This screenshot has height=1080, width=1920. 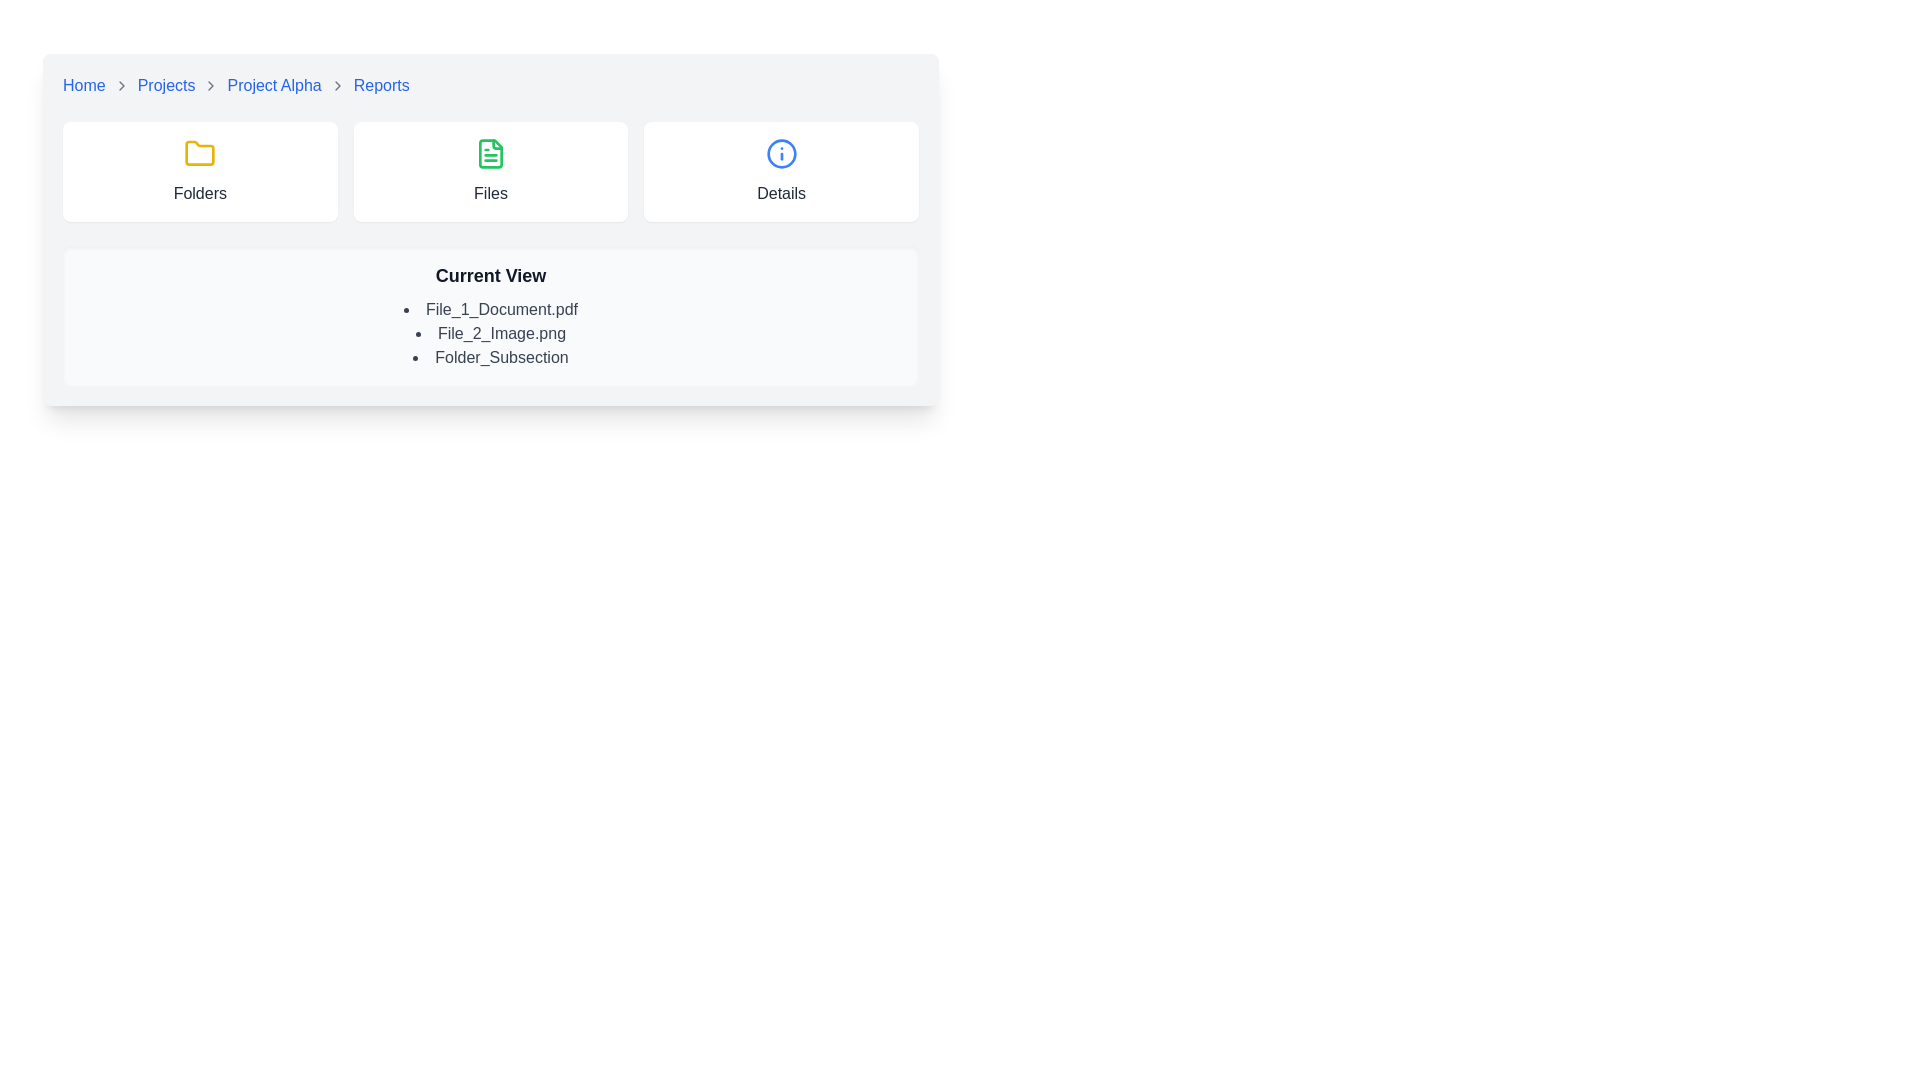 I want to click on the yellow folder icon, which is the leftmost element in the group above the label 'Folders.', so click(x=200, y=152).